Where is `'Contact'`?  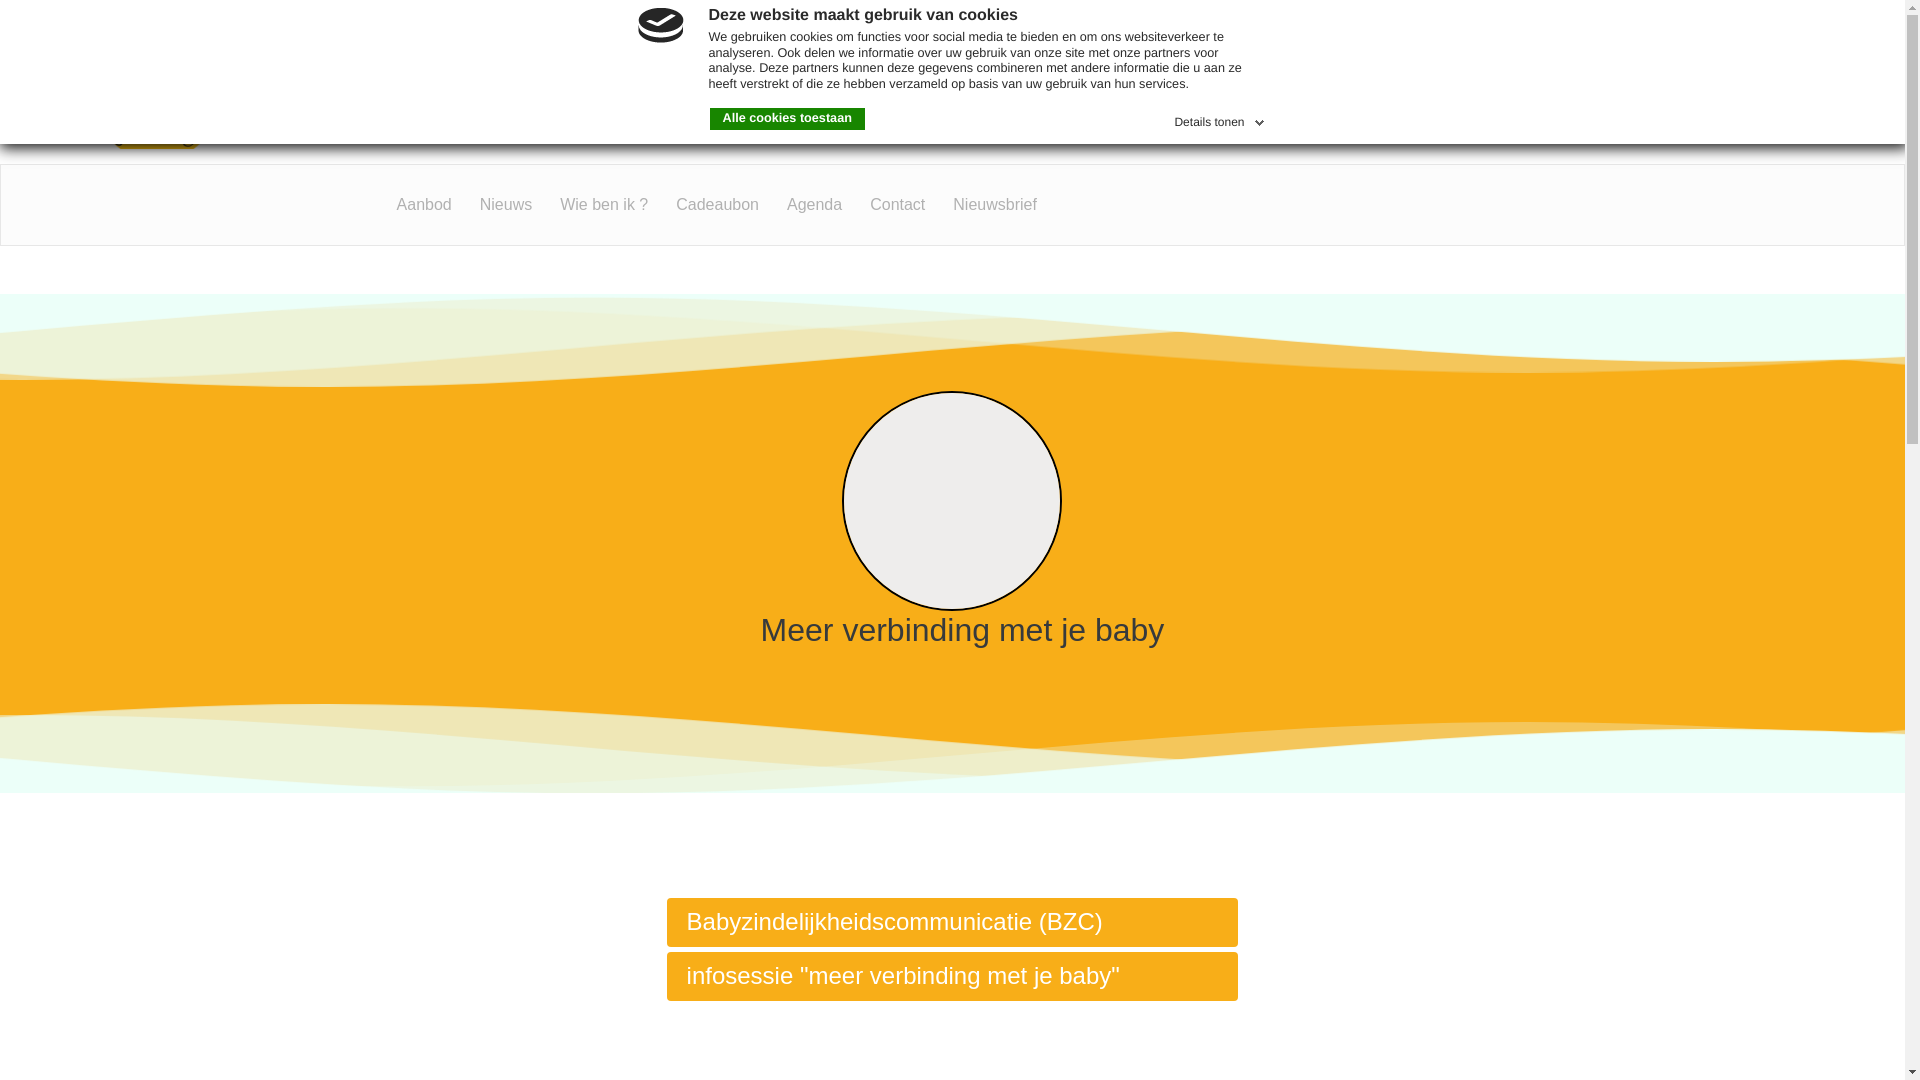
'Contact' is located at coordinates (896, 204).